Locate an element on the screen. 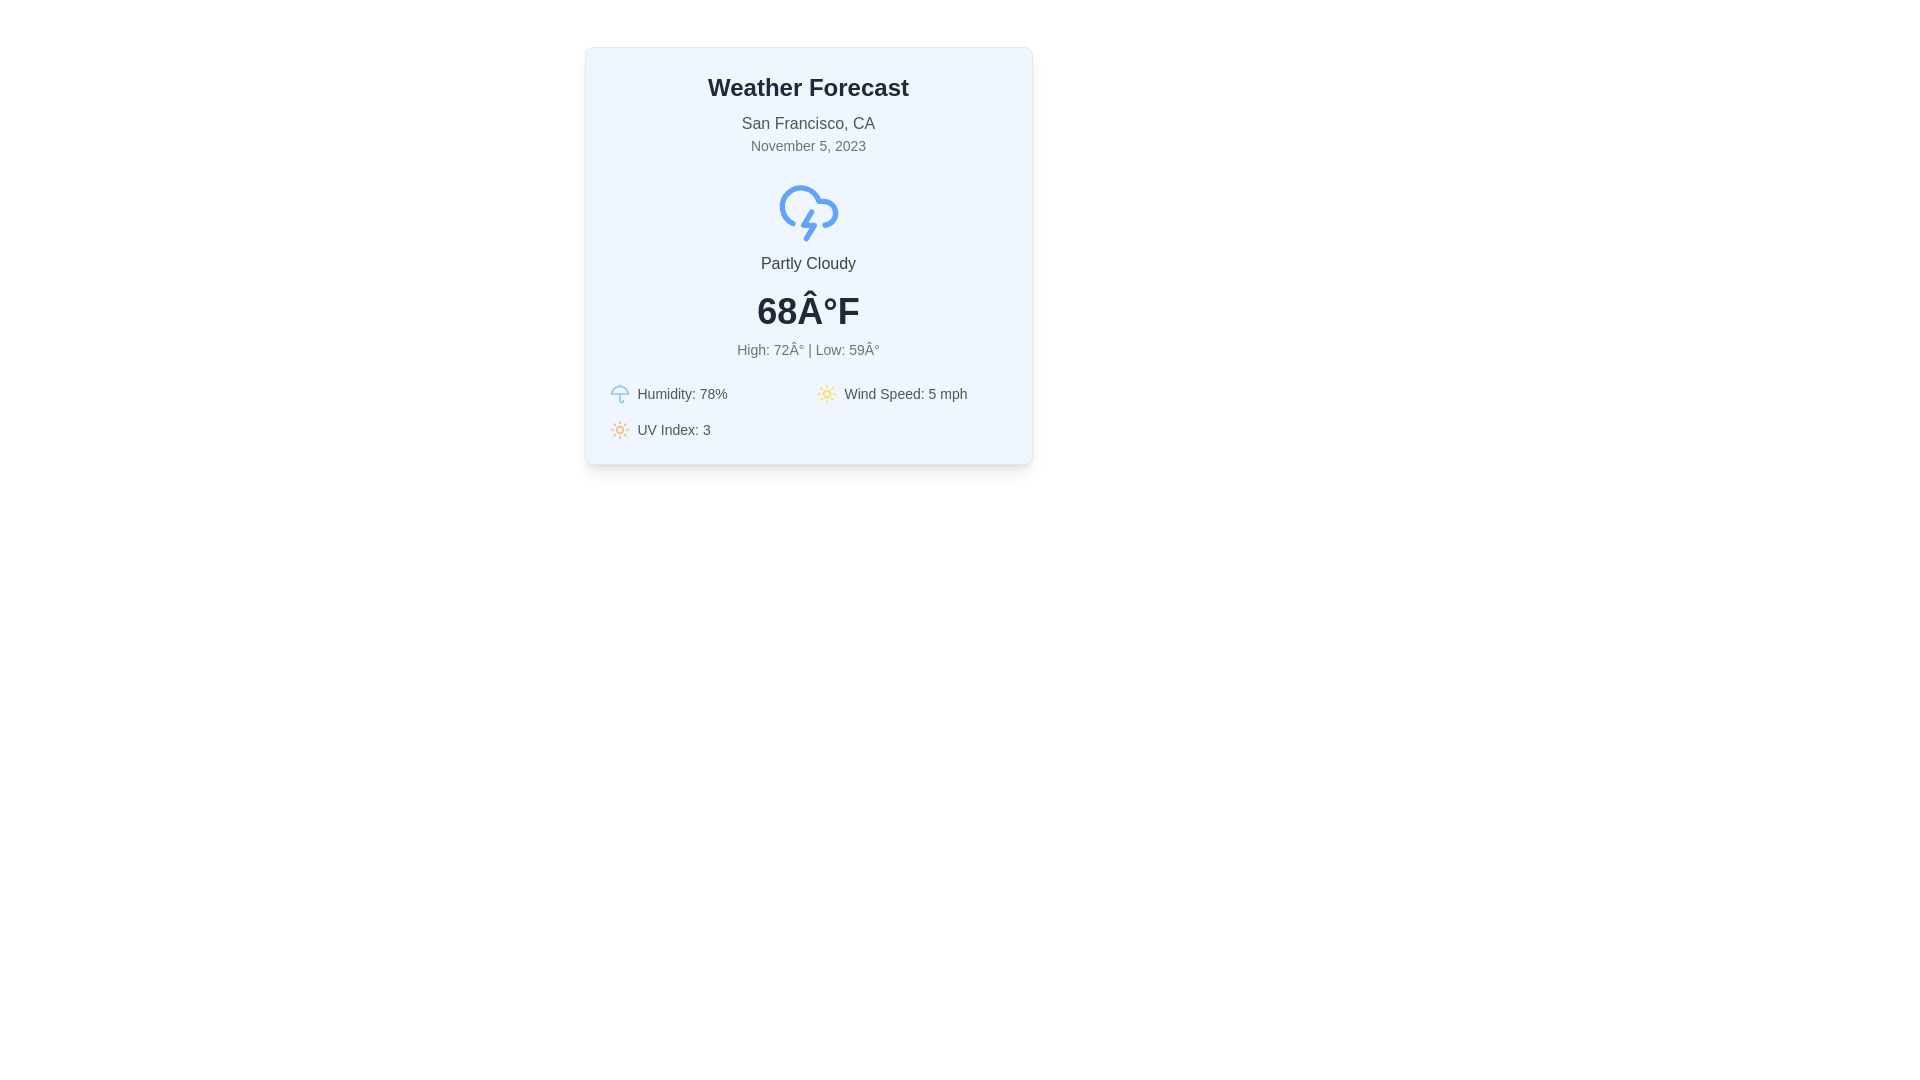  the static text element that serves as a title header for the weather information, located at the top of the section is located at coordinates (808, 87).